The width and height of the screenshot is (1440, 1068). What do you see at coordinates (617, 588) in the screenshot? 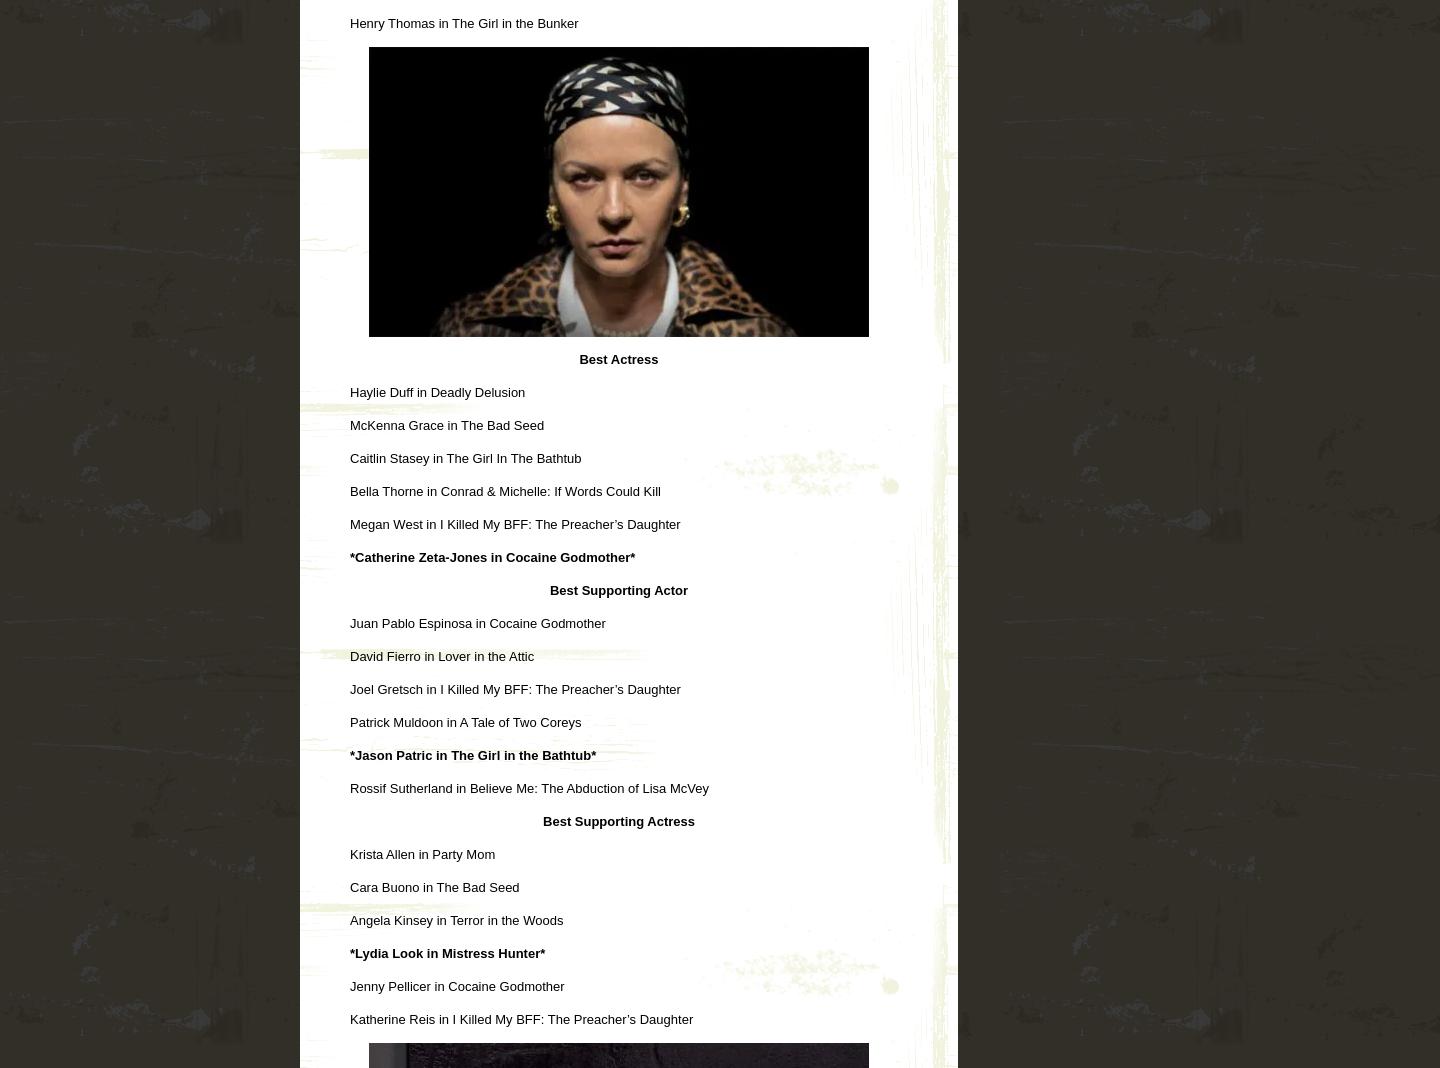
I see `'Best Supporting Actor'` at bounding box center [617, 588].